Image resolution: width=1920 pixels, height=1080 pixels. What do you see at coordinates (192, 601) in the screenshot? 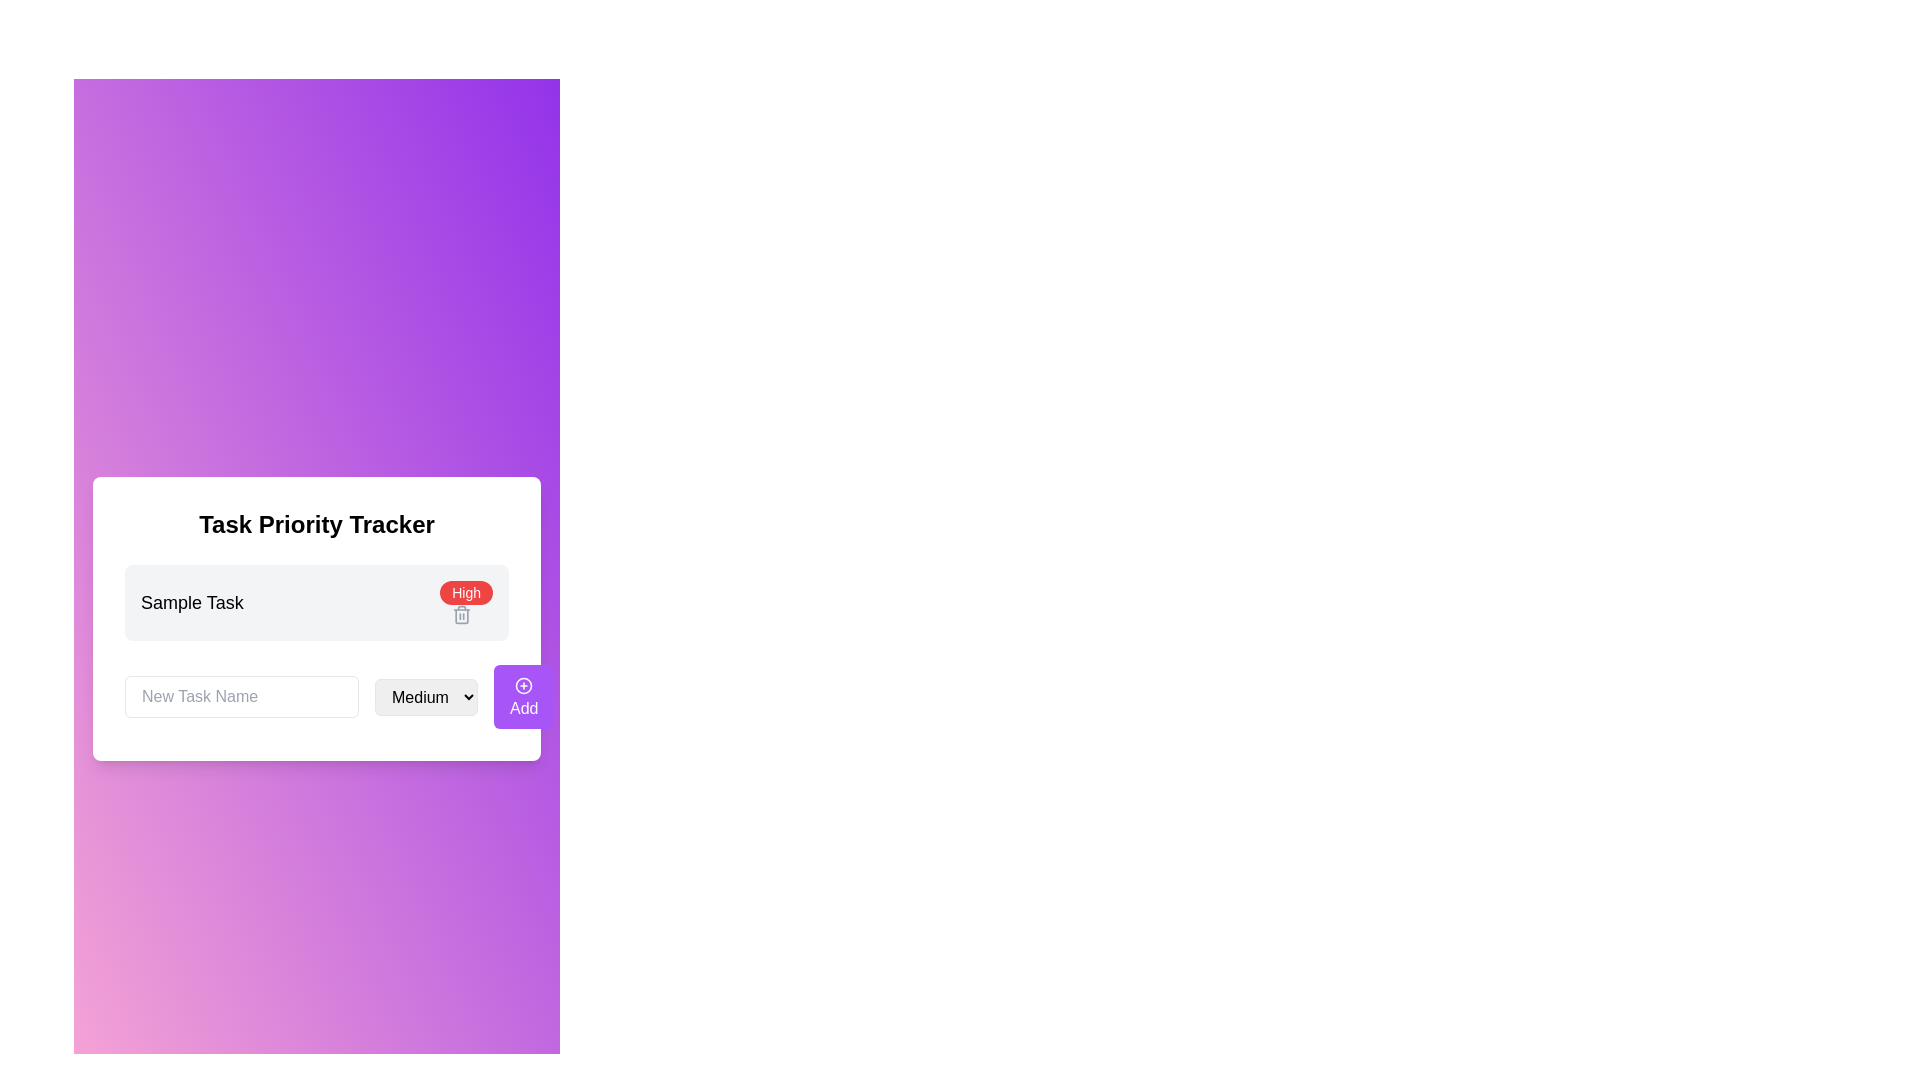
I see `the 'Sample Task' text label to trigger additional information about the task` at bounding box center [192, 601].